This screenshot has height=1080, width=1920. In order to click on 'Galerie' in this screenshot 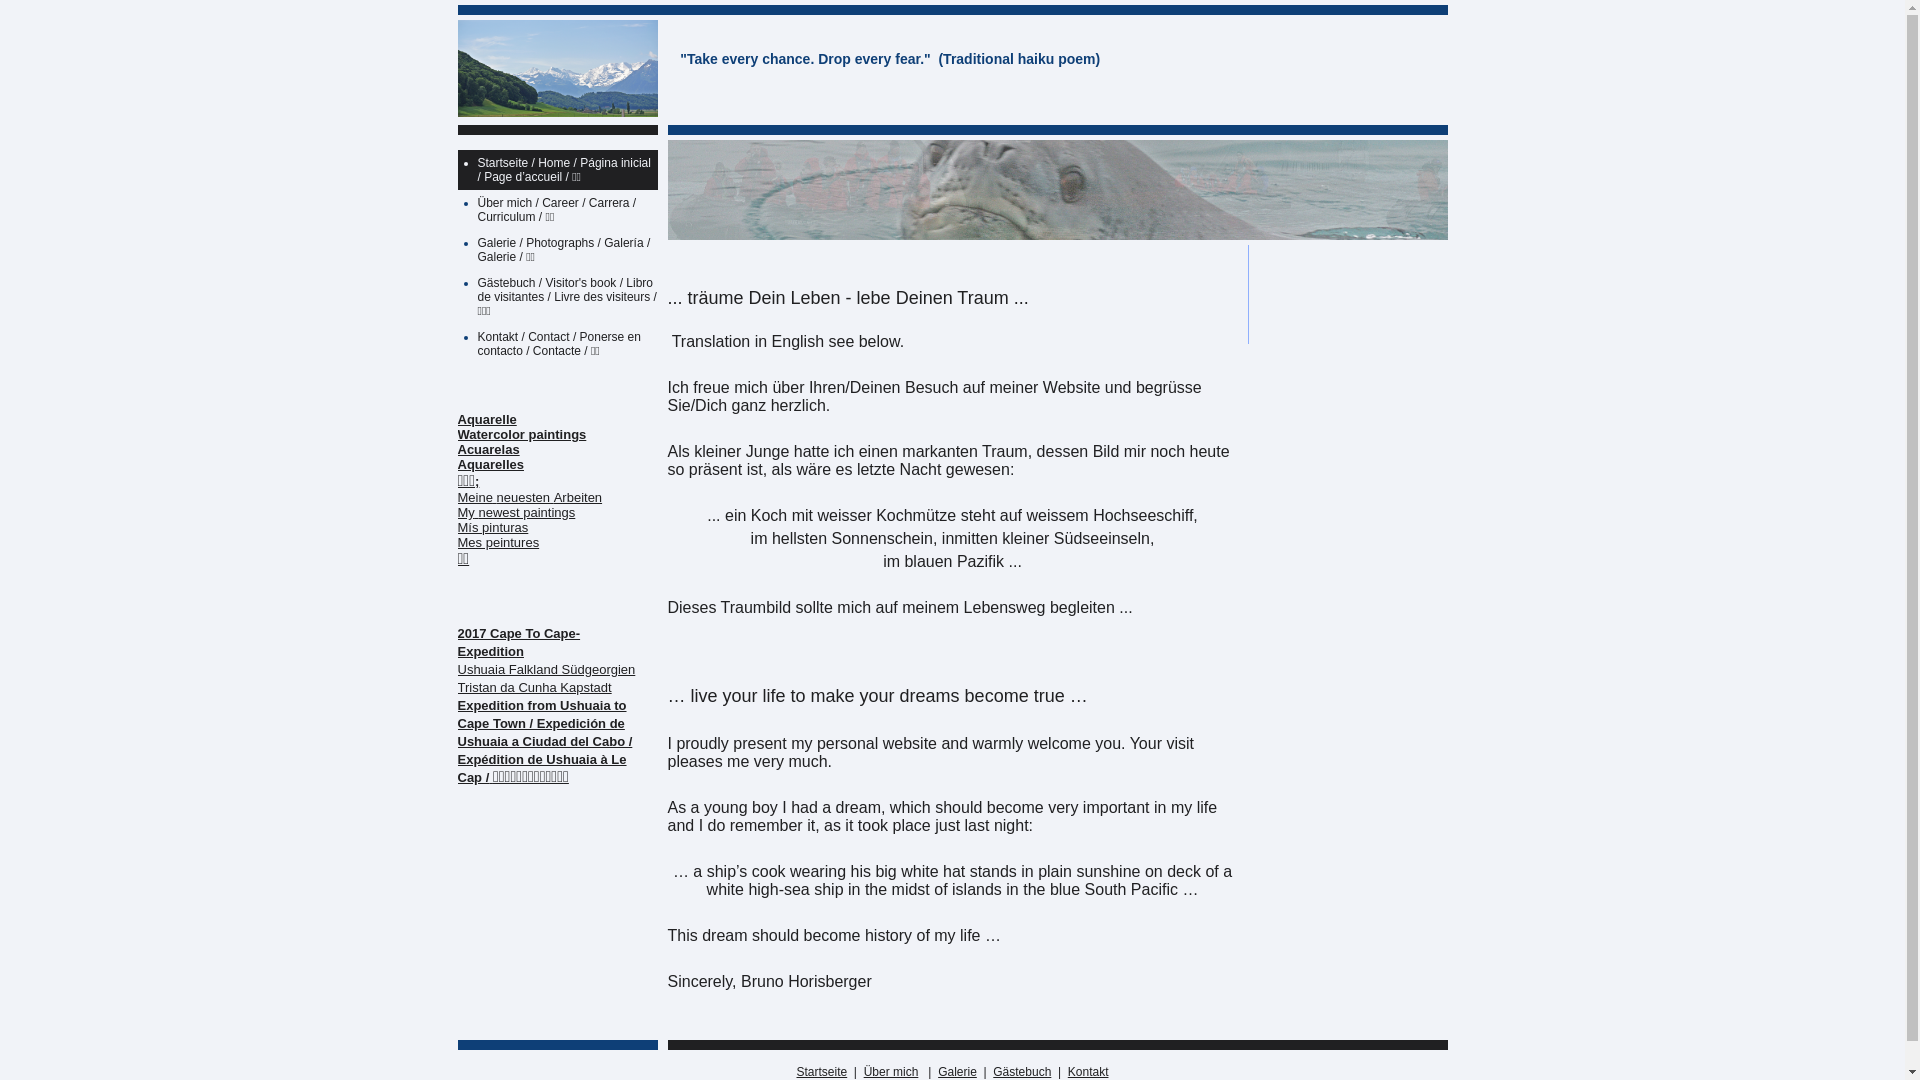, I will do `click(956, 1071)`.